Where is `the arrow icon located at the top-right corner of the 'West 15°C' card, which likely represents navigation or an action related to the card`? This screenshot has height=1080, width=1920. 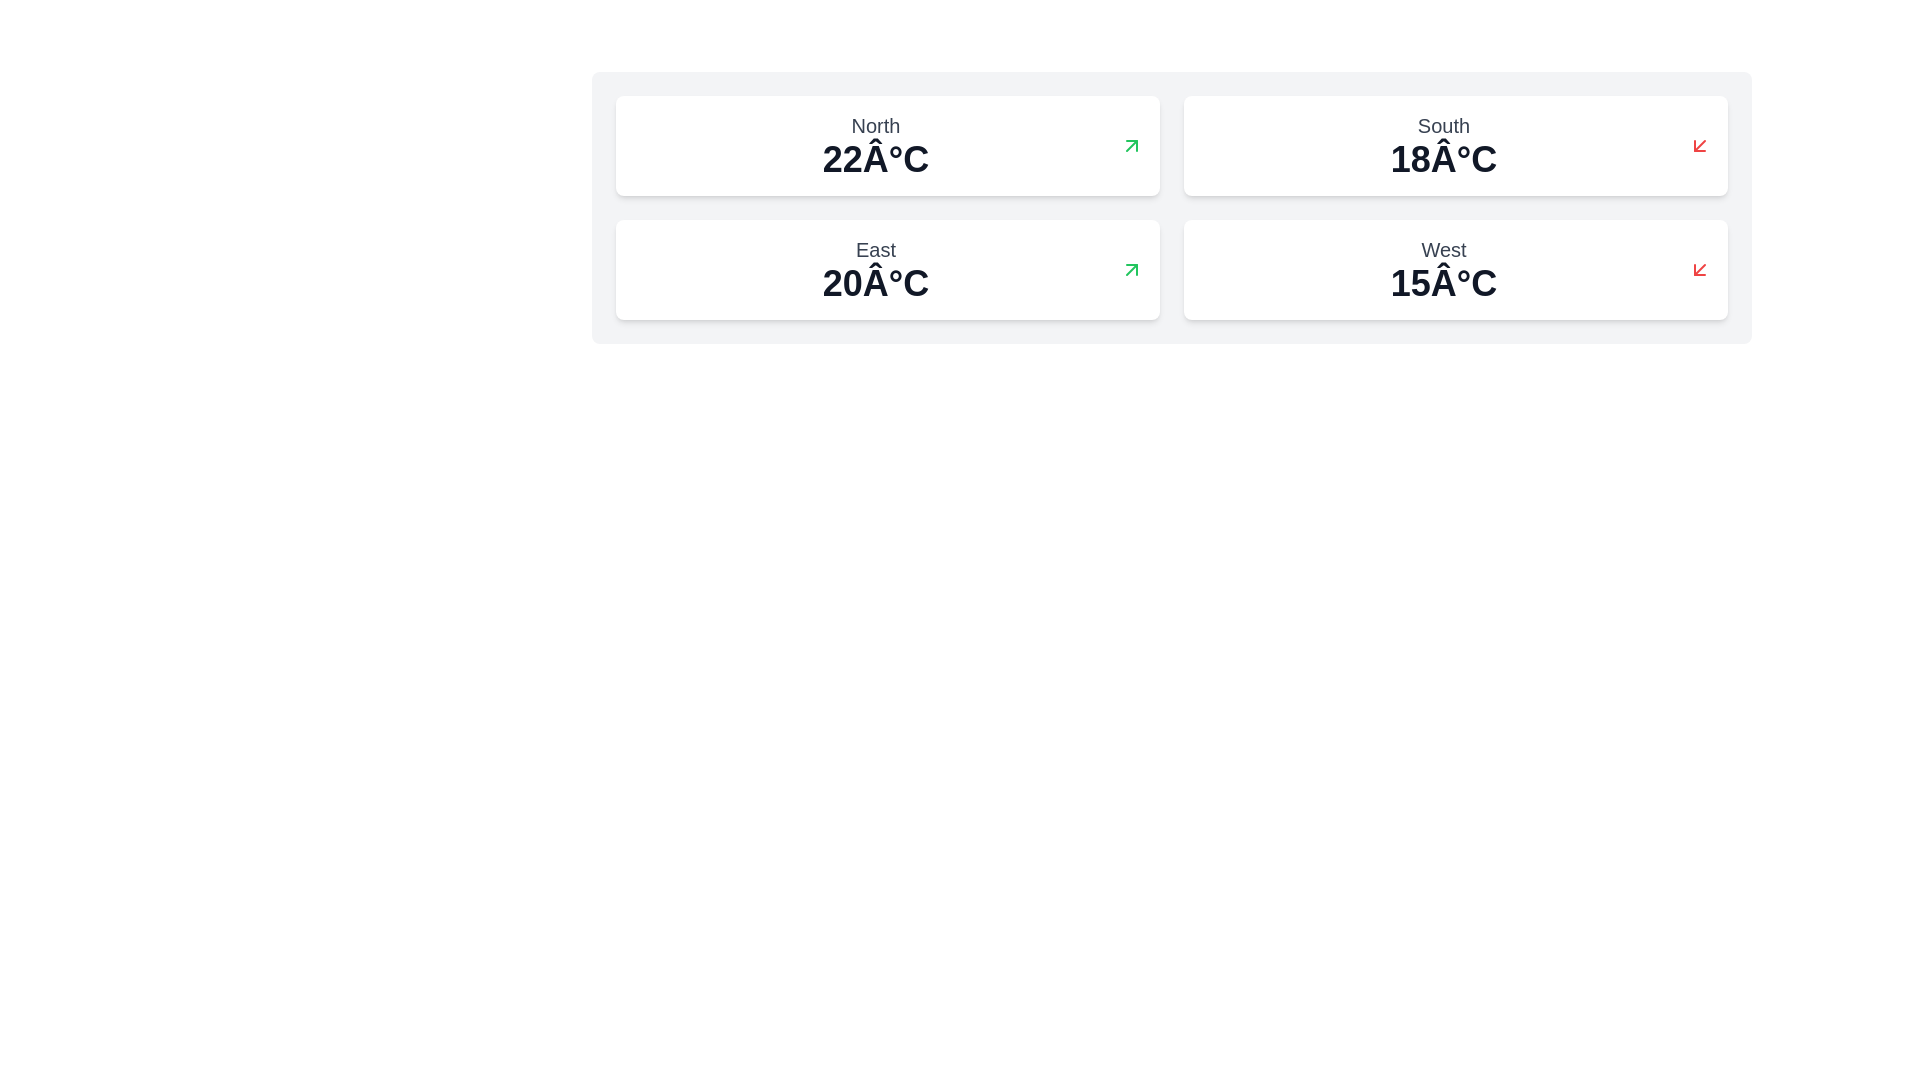 the arrow icon located at the top-right corner of the 'West 15°C' card, which likely represents navigation or an action related to the card is located at coordinates (1698, 270).